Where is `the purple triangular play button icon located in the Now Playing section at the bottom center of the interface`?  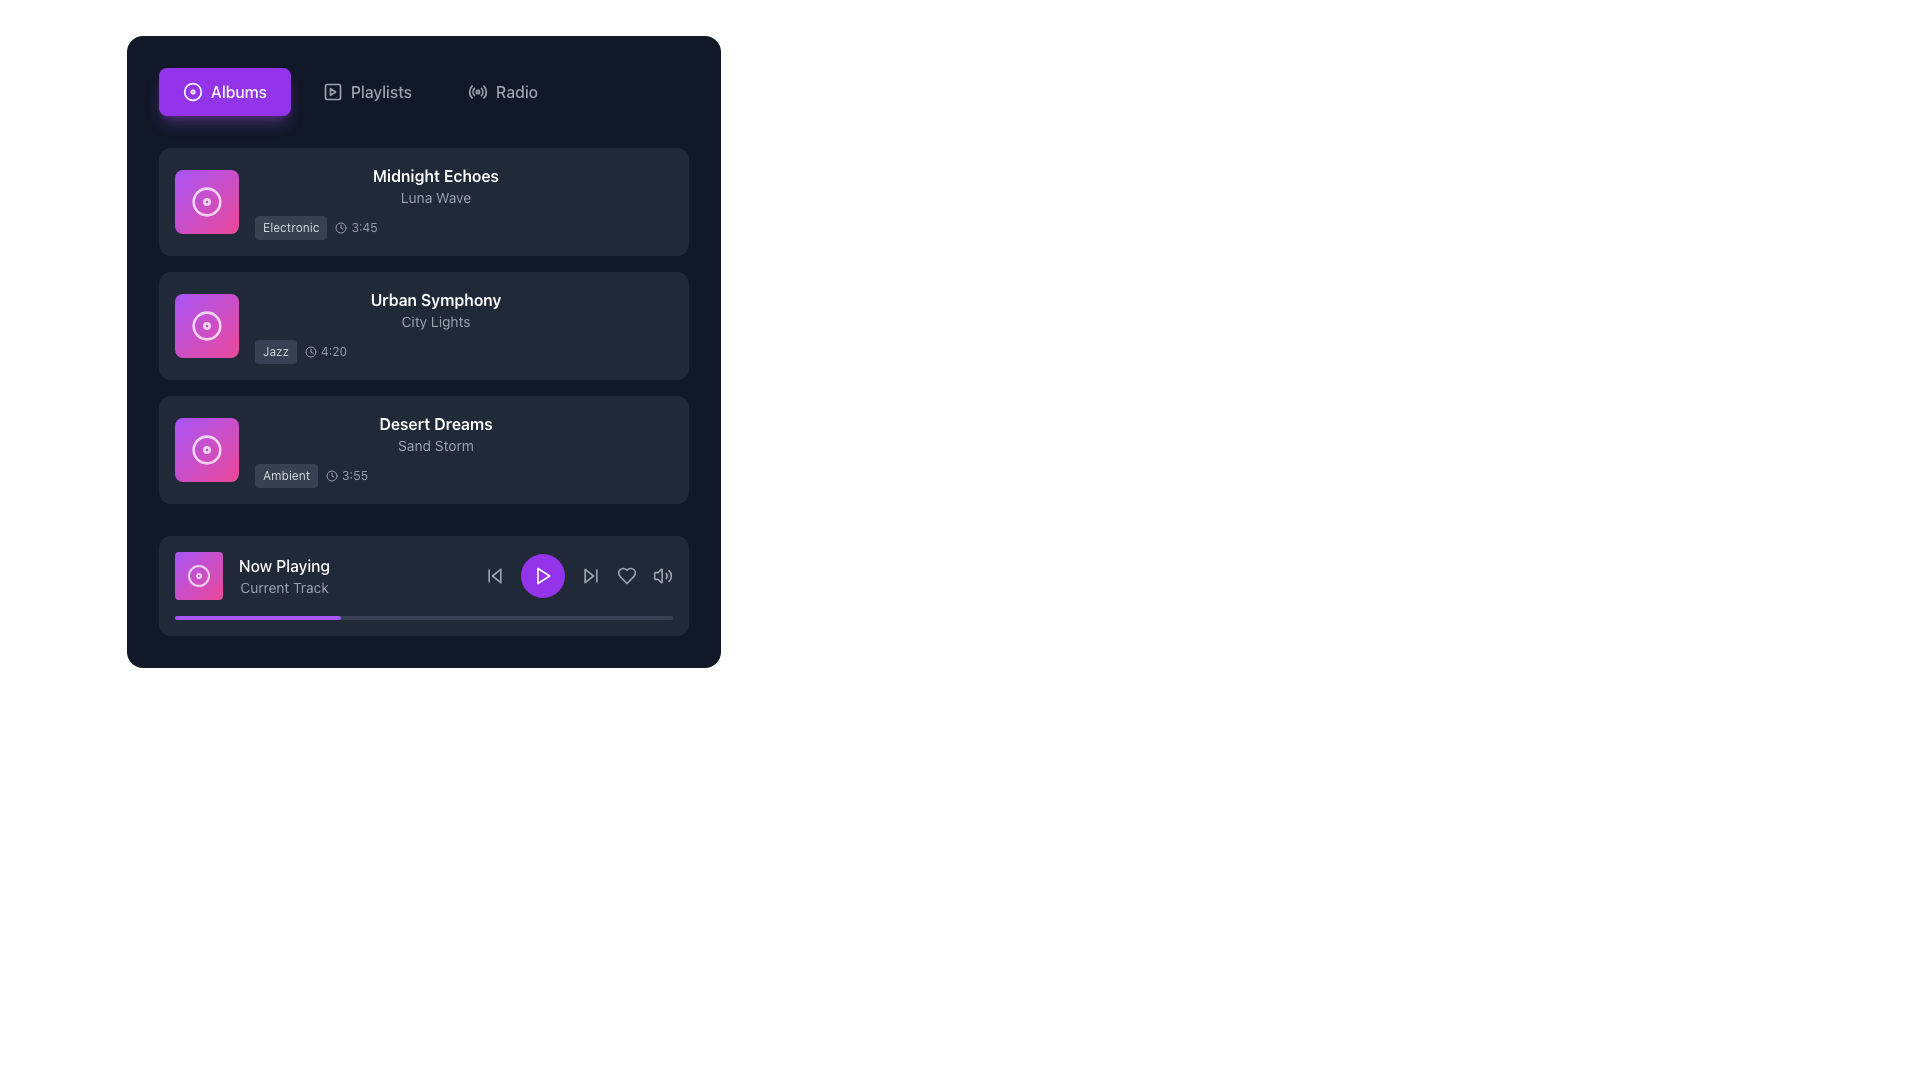
the purple triangular play button icon located in the Now Playing section at the bottom center of the interface is located at coordinates (543, 575).